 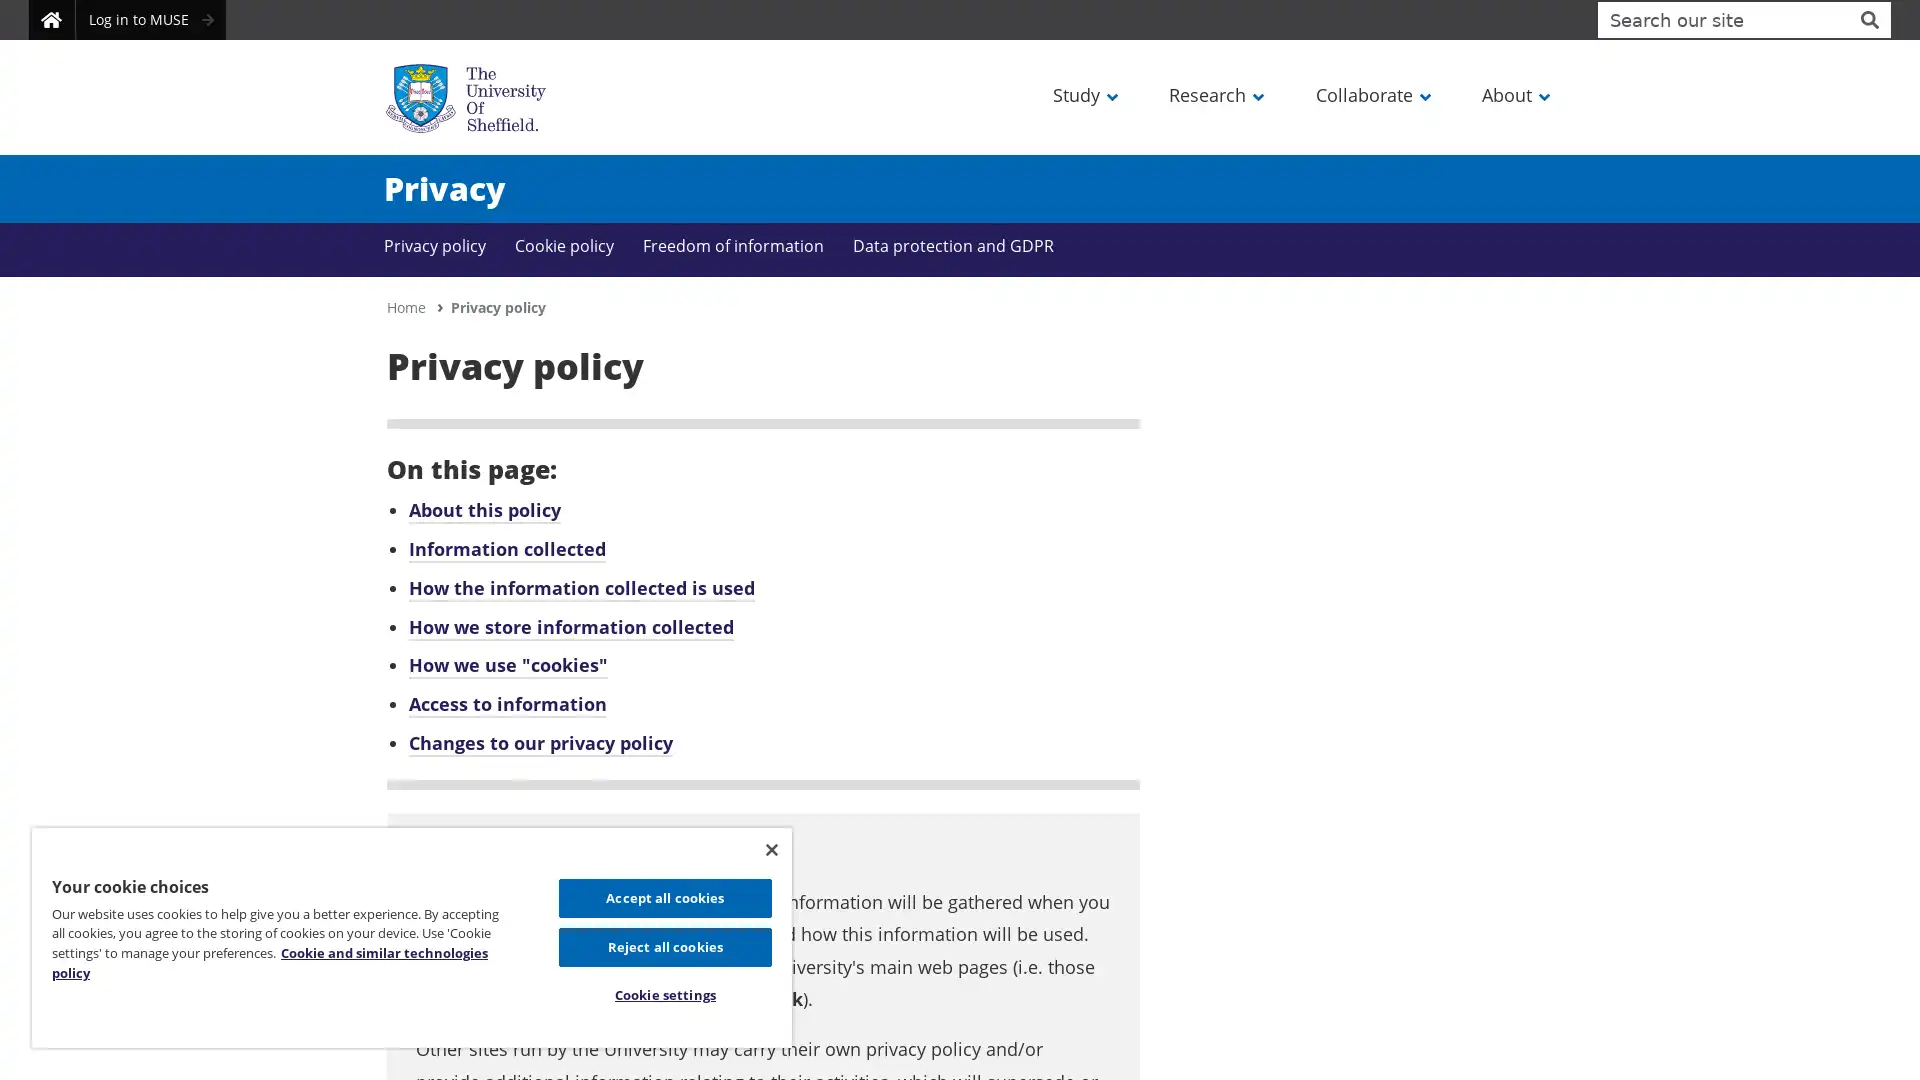 What do you see at coordinates (1370, 94) in the screenshot?
I see `Collaborate` at bounding box center [1370, 94].